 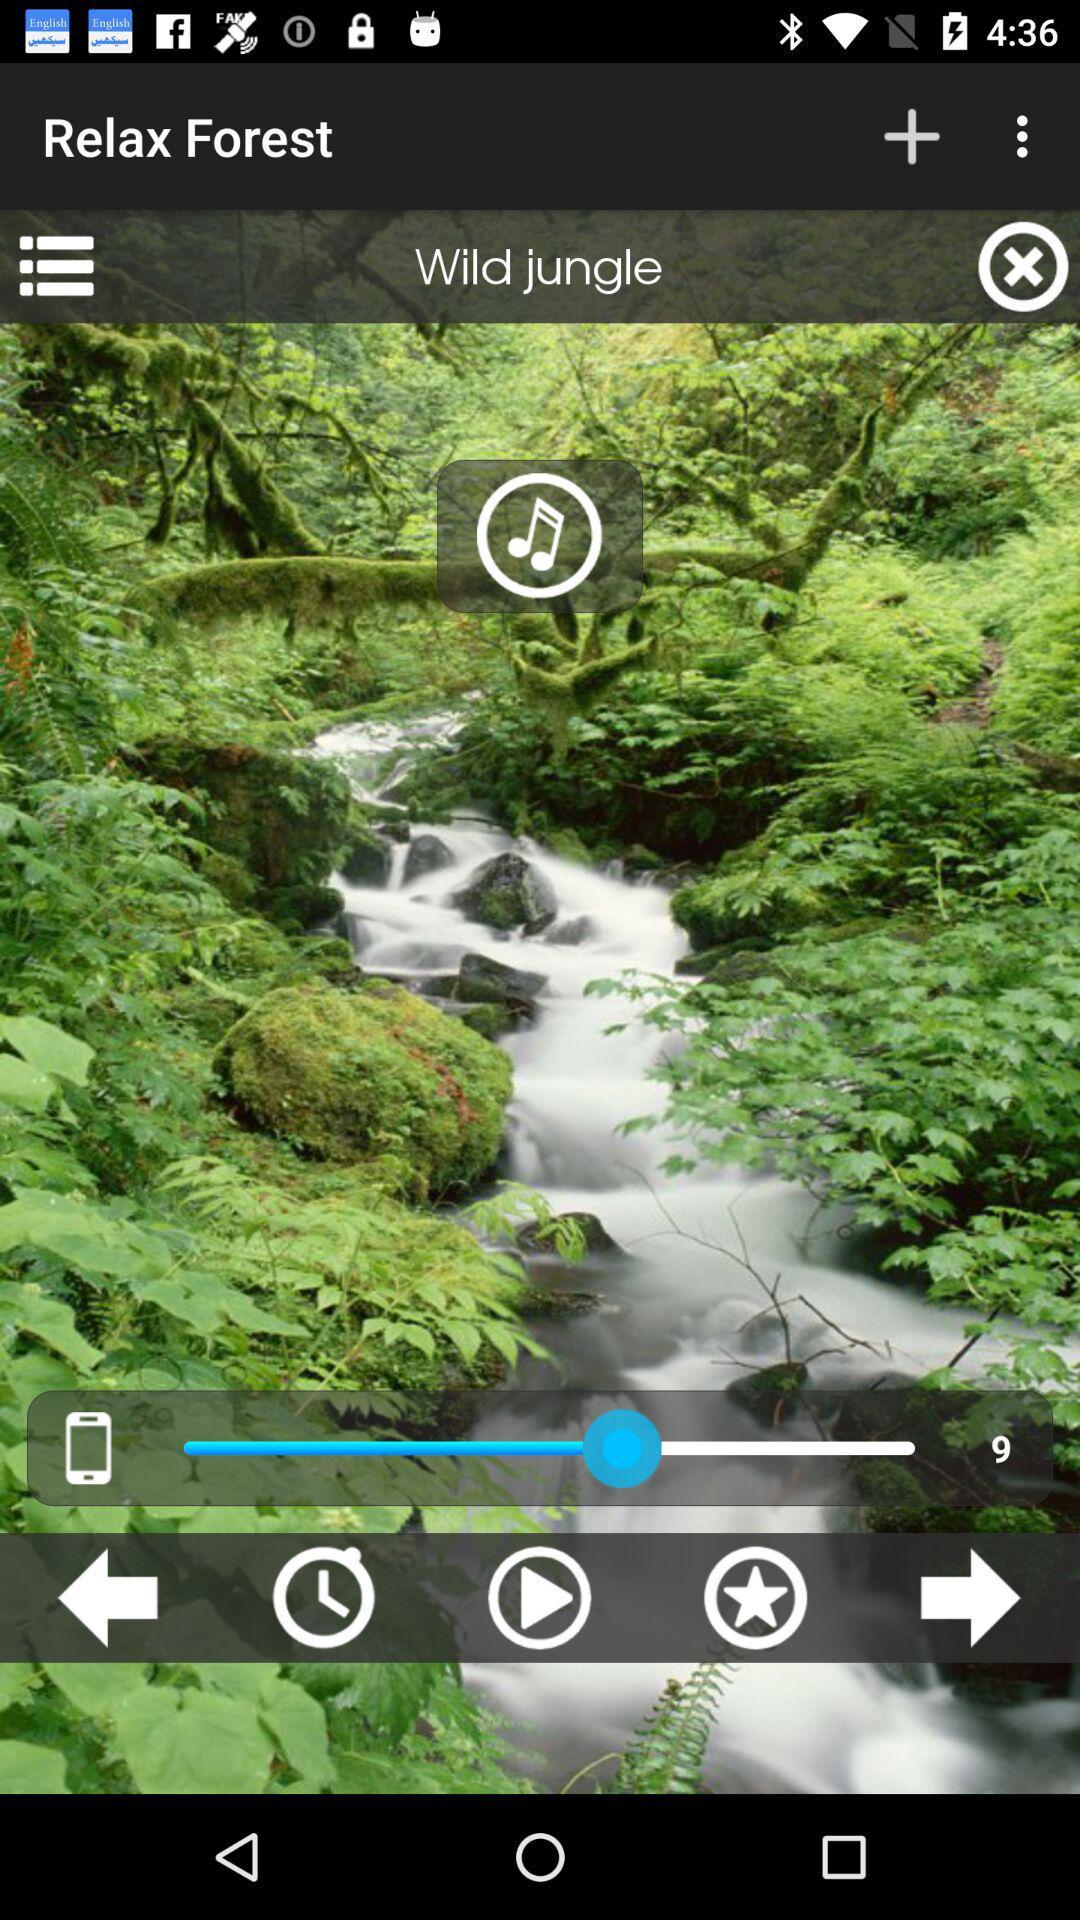 What do you see at coordinates (540, 536) in the screenshot?
I see `the music icon` at bounding box center [540, 536].